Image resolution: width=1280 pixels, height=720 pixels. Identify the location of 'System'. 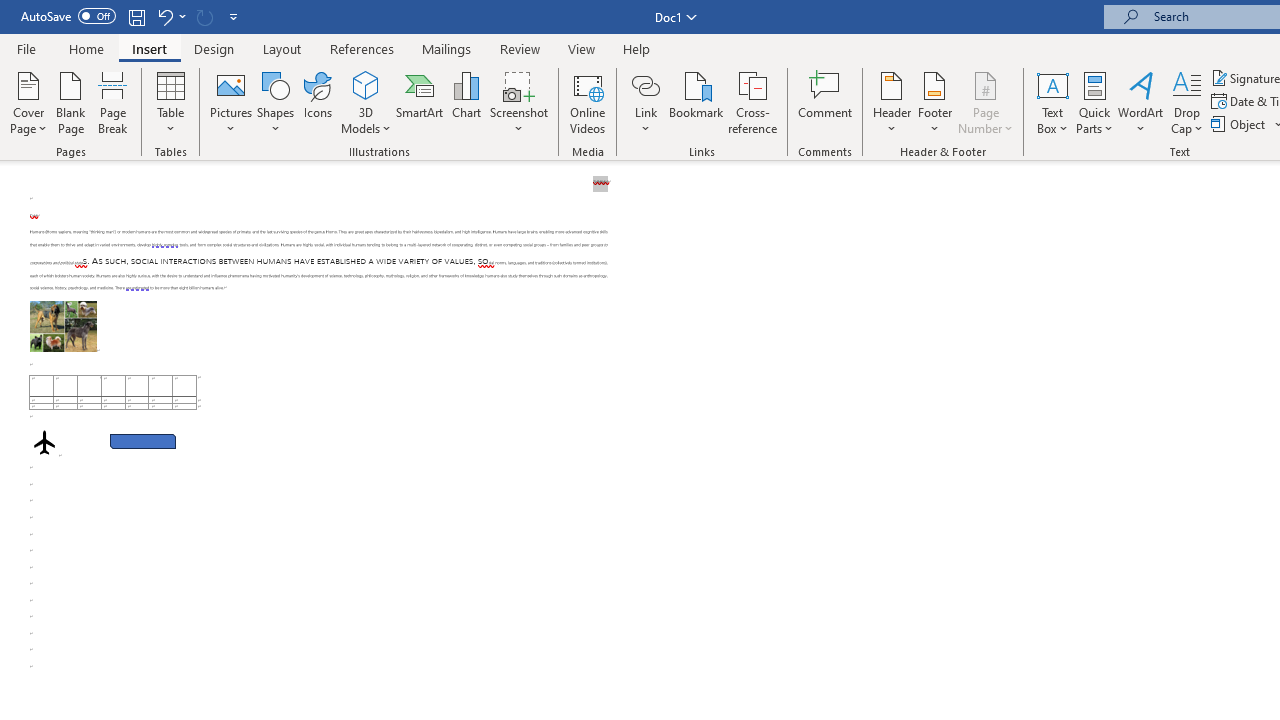
(10, 11).